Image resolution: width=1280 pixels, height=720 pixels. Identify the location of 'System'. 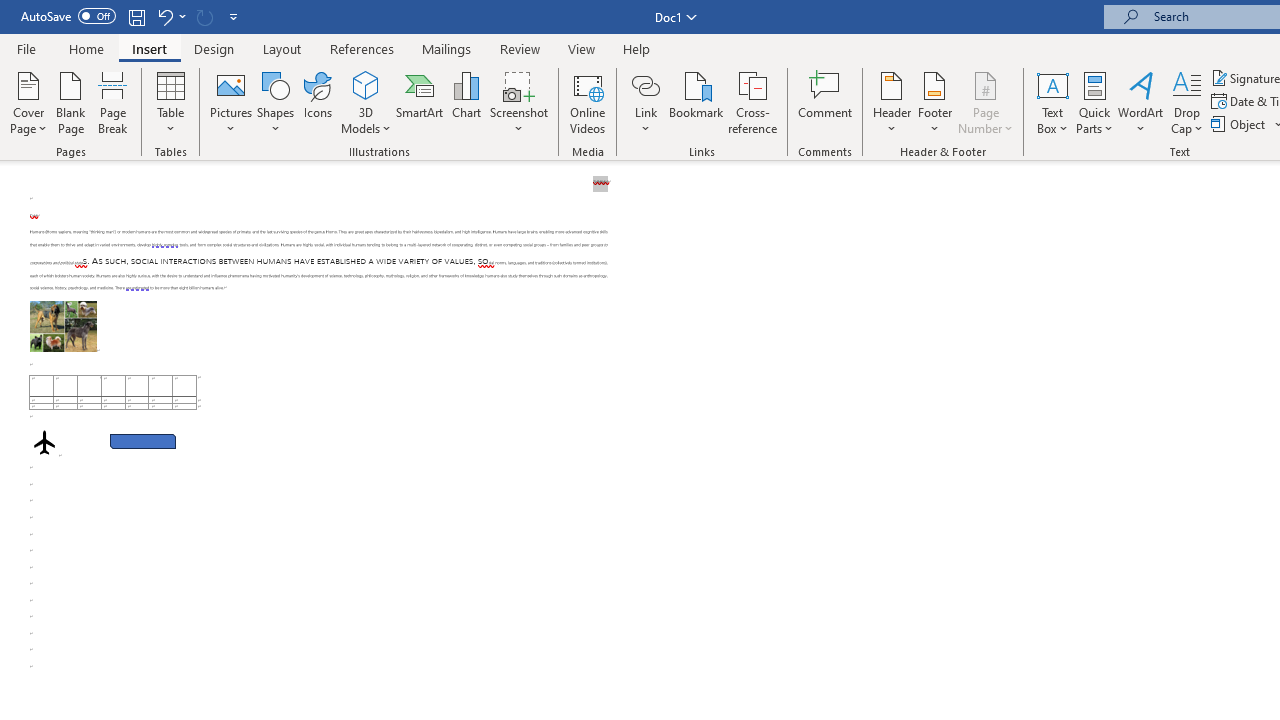
(10, 11).